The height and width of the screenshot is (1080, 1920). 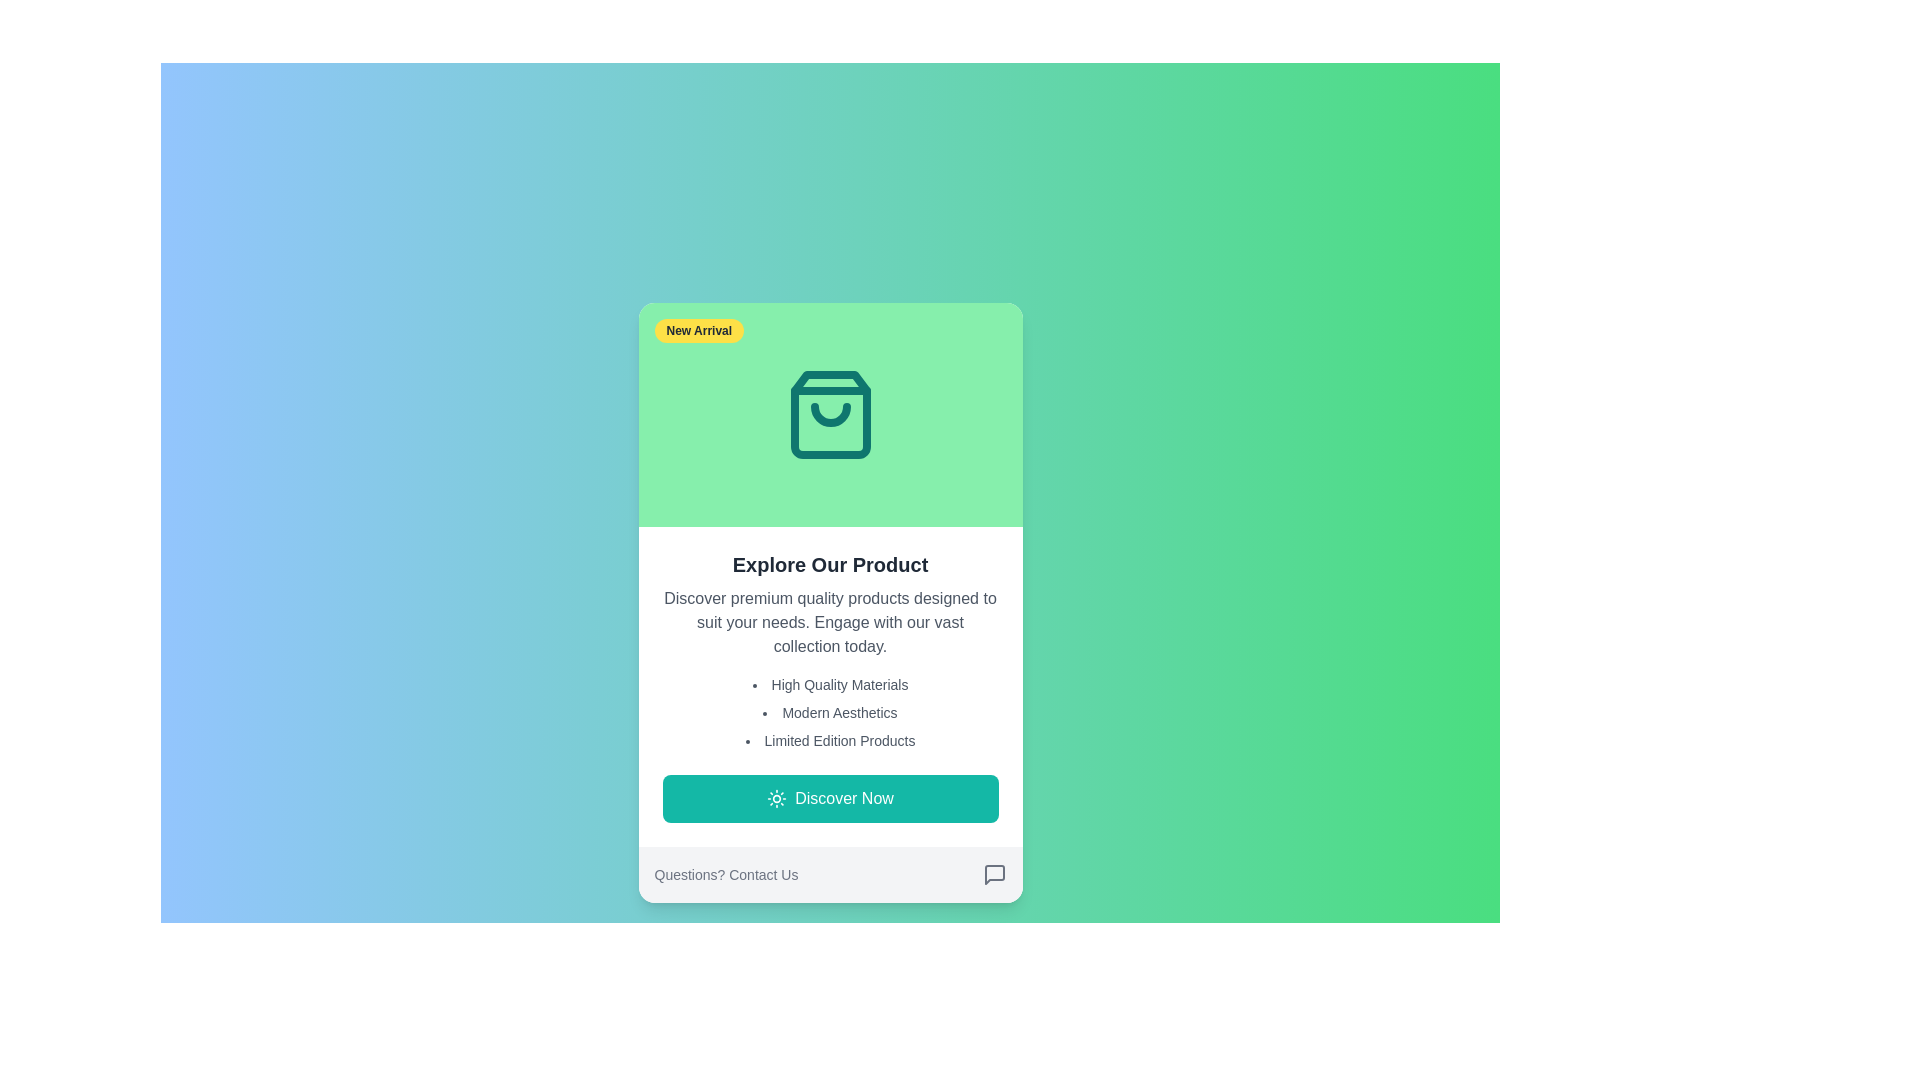 I want to click on the sun icon located to the immediate left of the 'Discover Now' text within the button under the 'Explore Our Product' description, so click(x=776, y=797).